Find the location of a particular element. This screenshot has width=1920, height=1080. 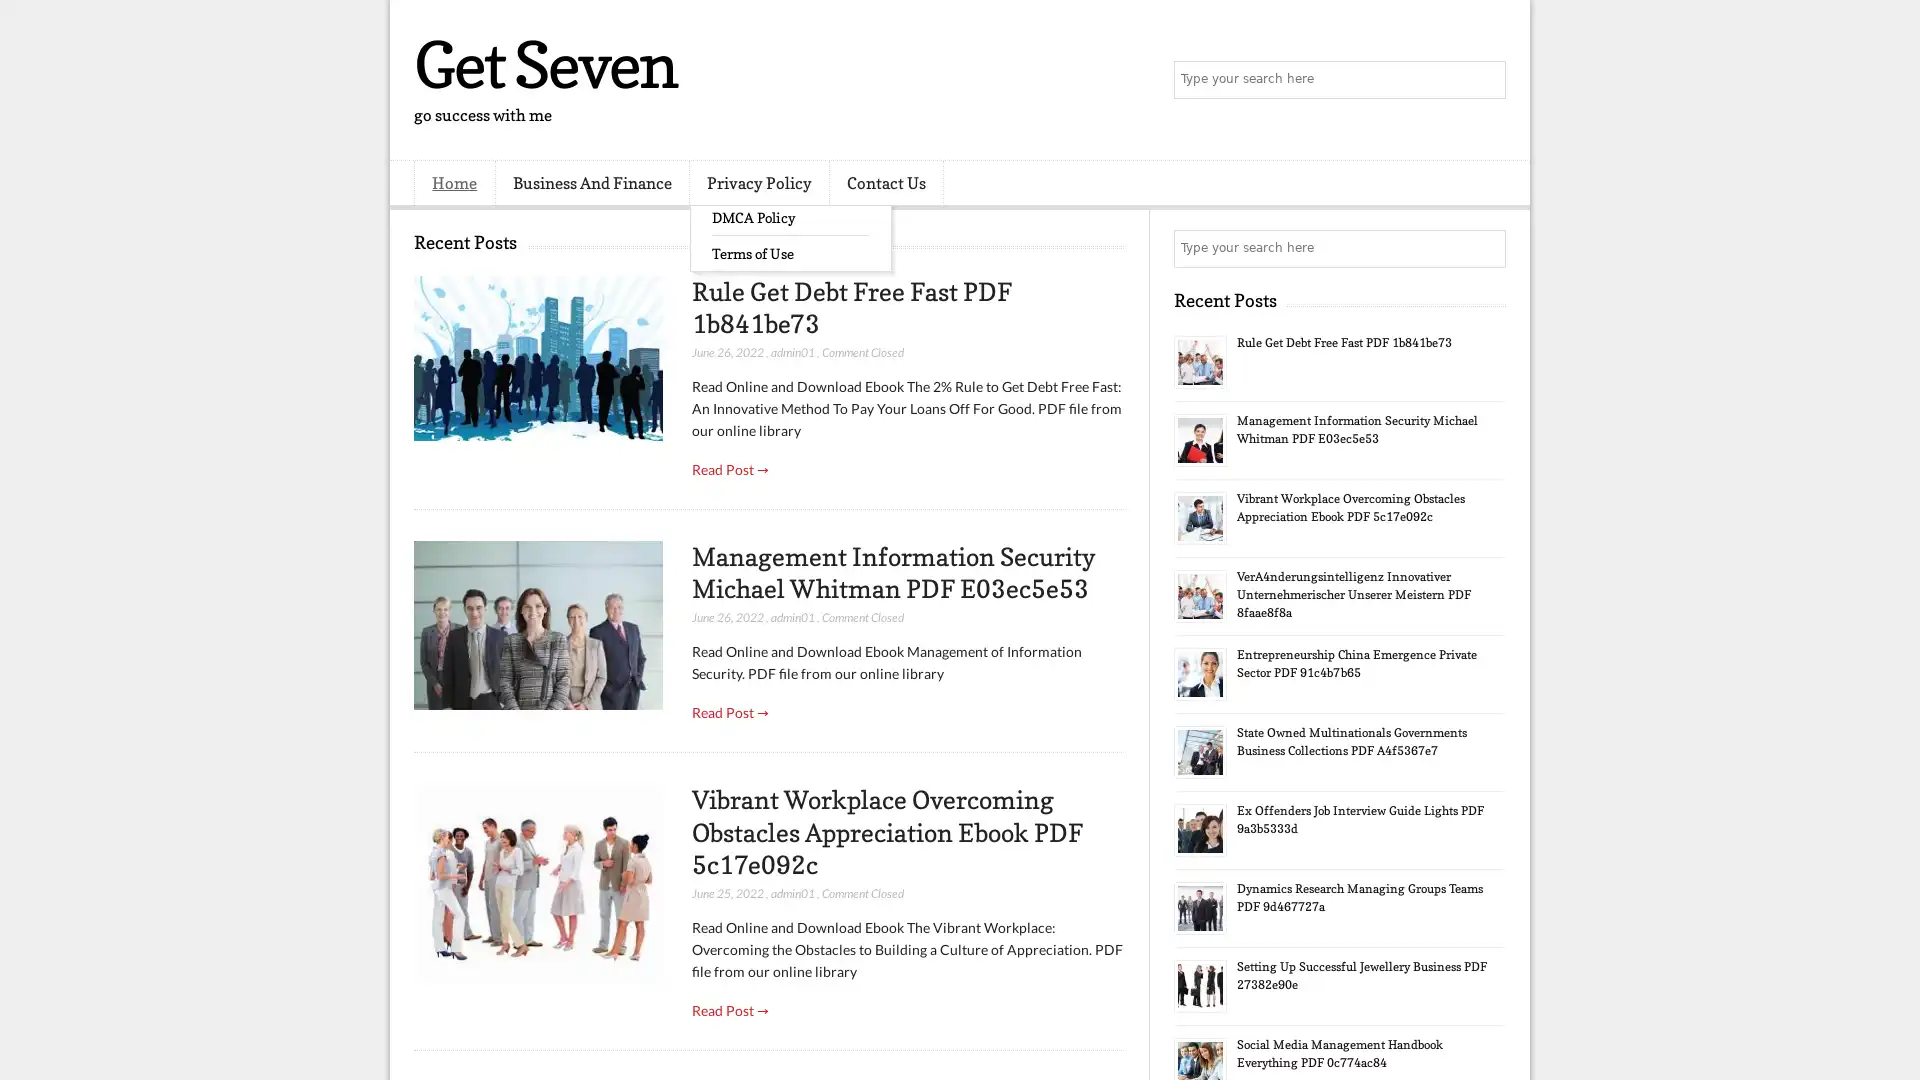

Search is located at coordinates (1485, 80).